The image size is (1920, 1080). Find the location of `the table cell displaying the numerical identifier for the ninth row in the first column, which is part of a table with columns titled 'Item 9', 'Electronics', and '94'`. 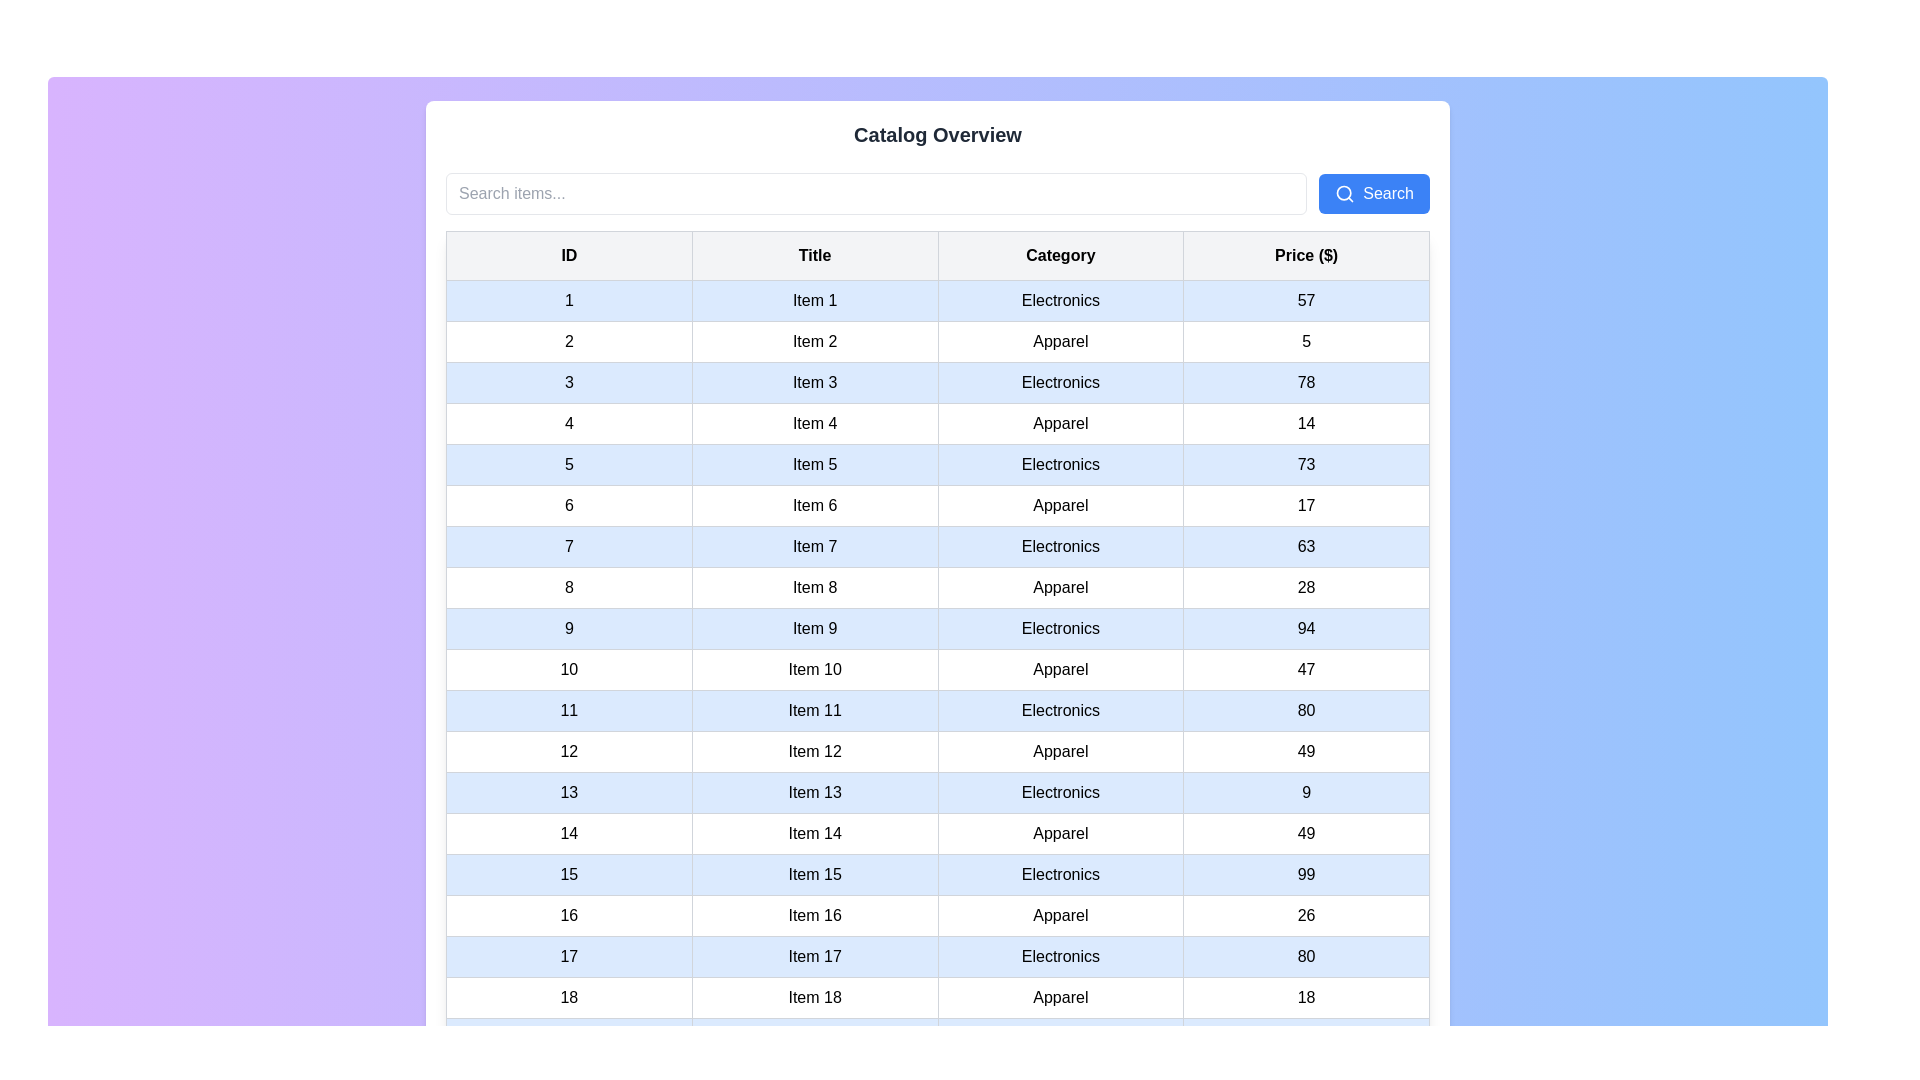

the table cell displaying the numerical identifier for the ninth row in the first column, which is part of a table with columns titled 'Item 9', 'Electronics', and '94' is located at coordinates (568, 627).